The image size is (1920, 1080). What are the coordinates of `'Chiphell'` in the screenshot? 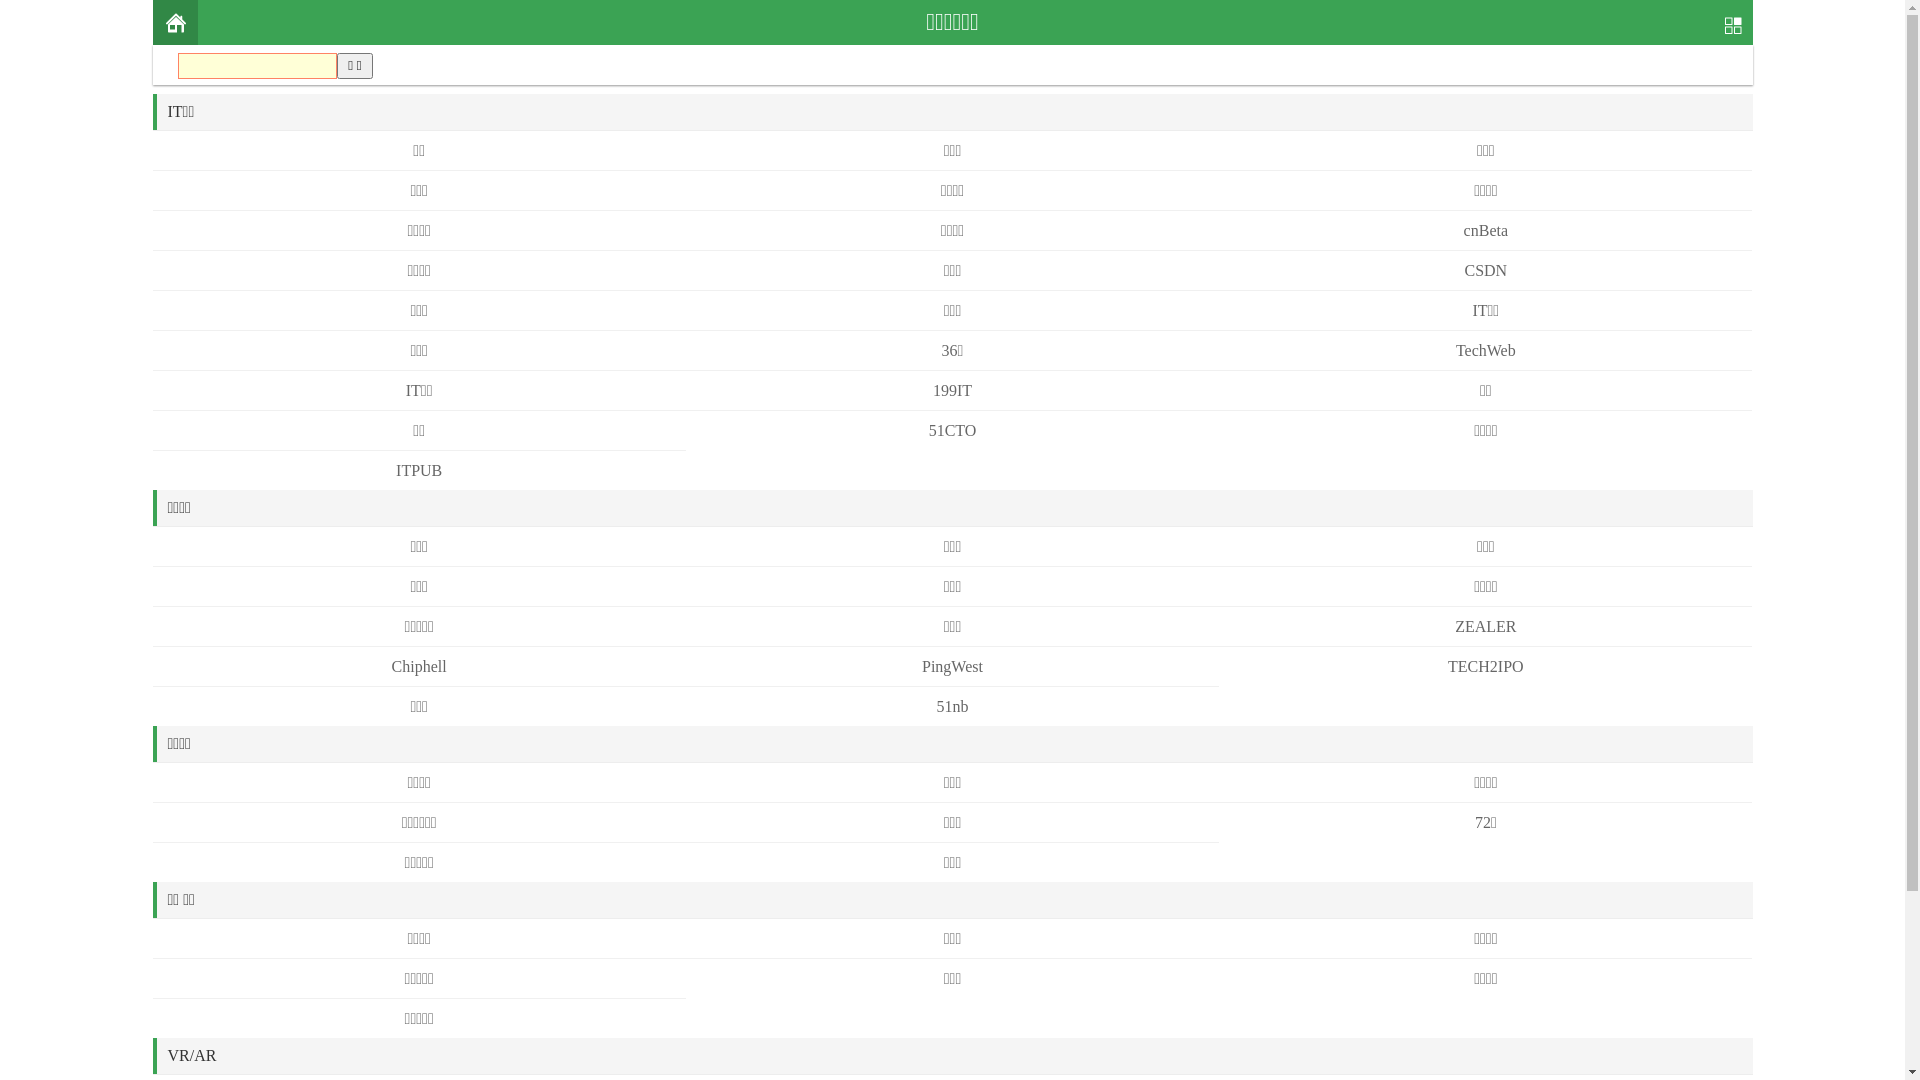 It's located at (418, 666).